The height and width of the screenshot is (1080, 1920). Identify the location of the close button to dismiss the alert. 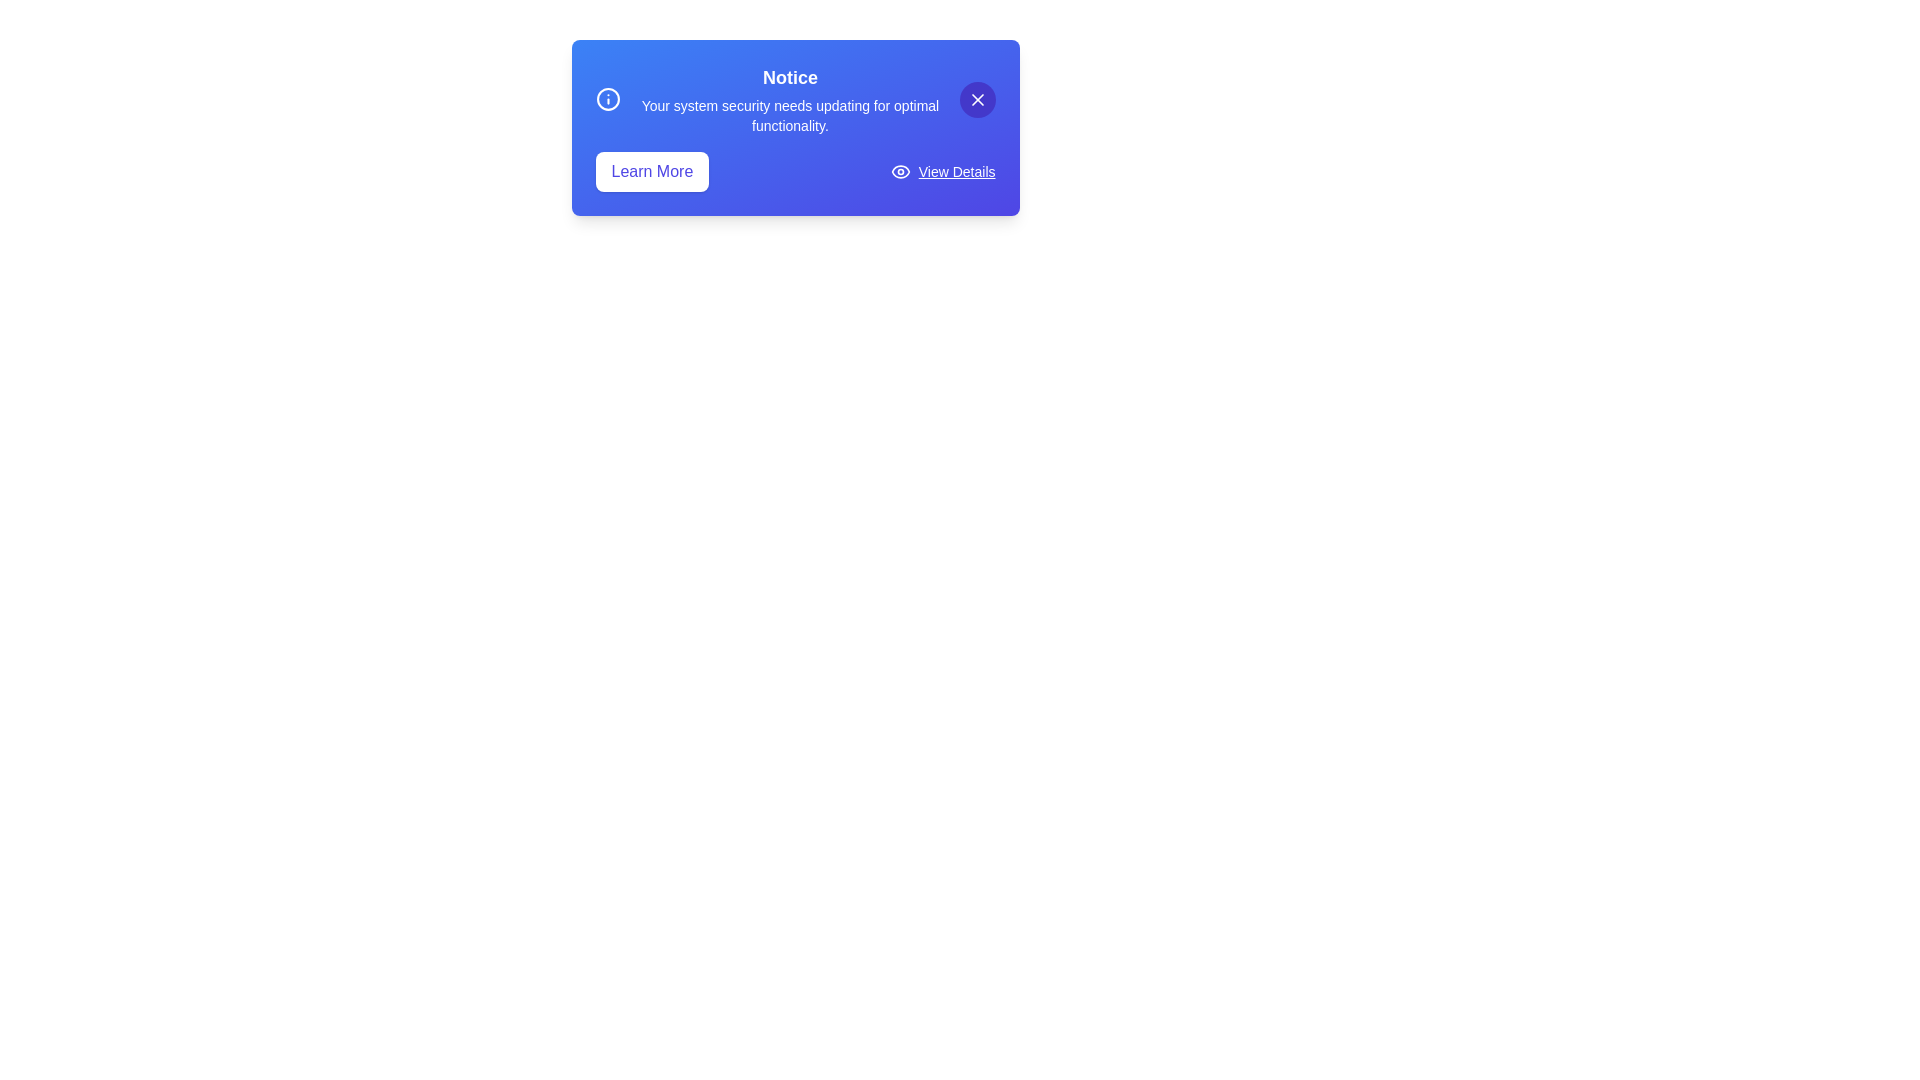
(977, 100).